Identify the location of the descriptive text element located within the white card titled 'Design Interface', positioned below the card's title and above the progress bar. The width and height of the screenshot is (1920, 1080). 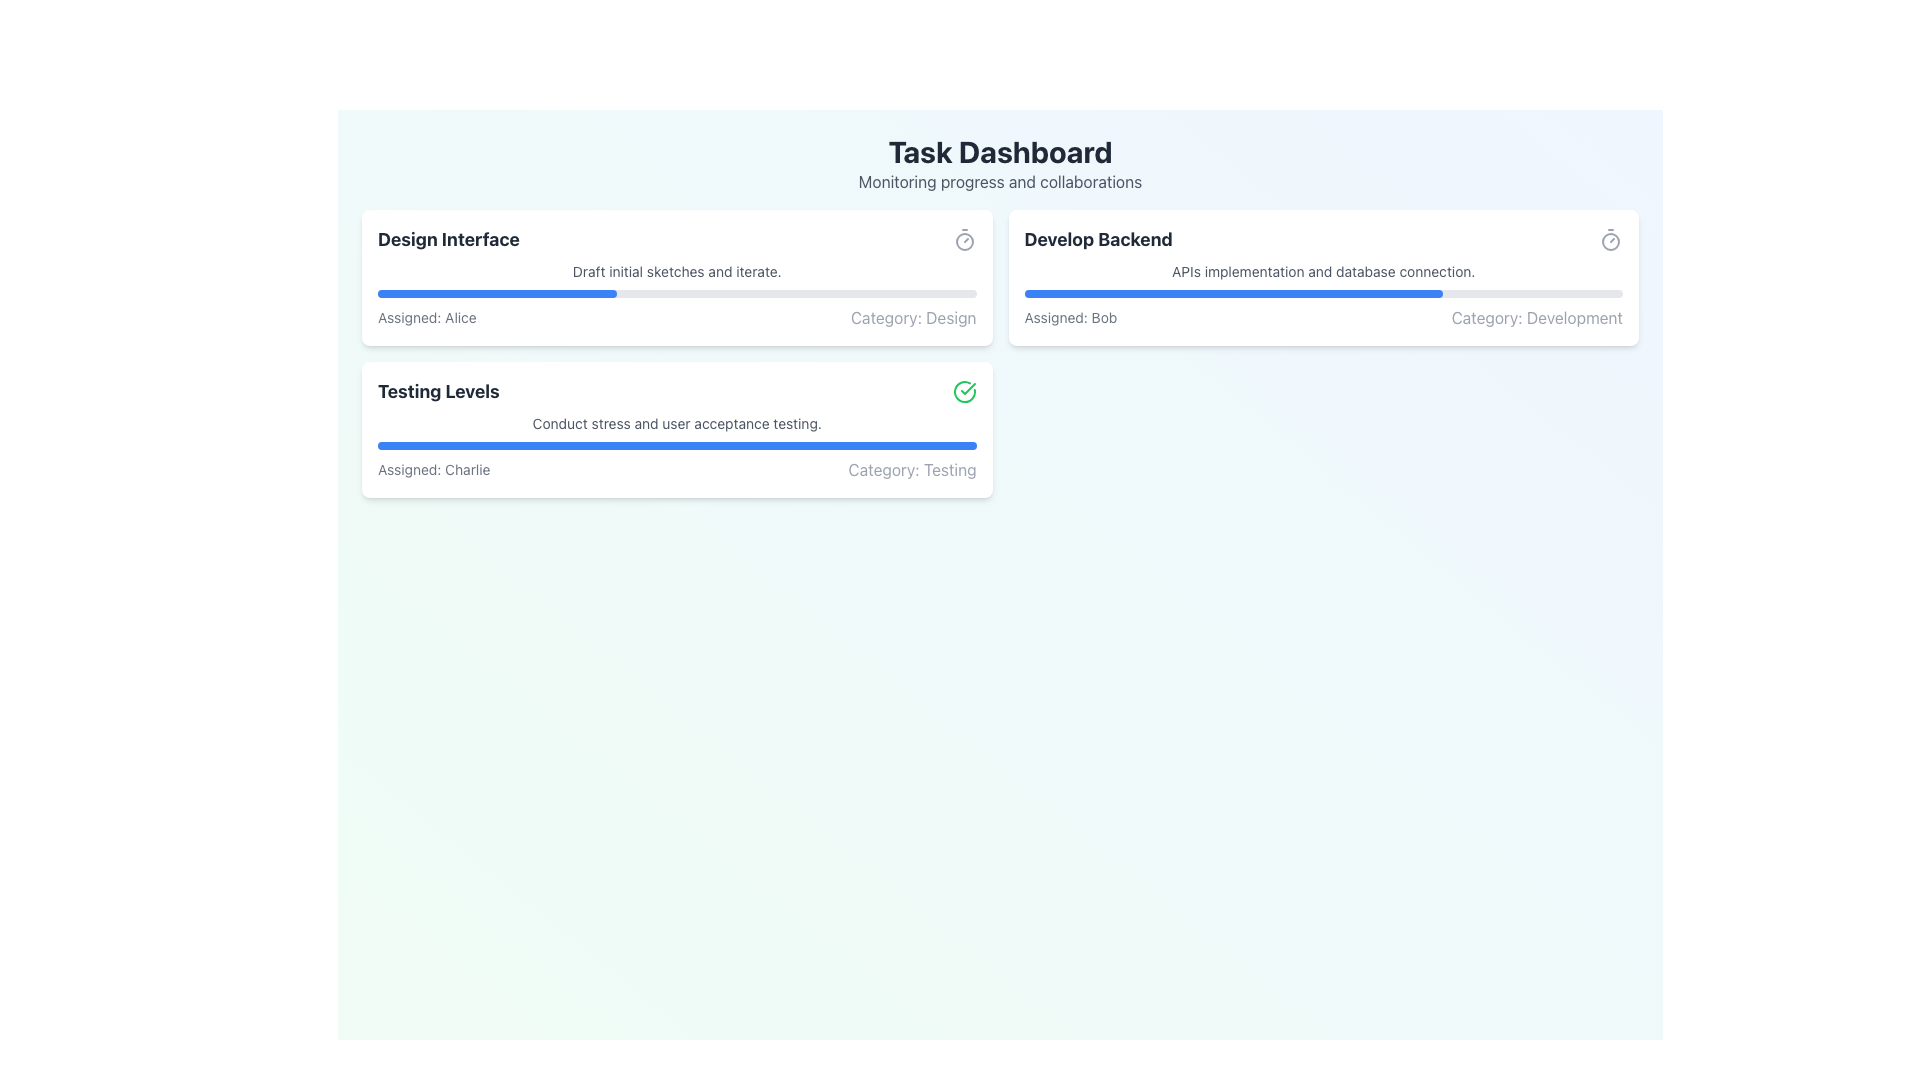
(677, 272).